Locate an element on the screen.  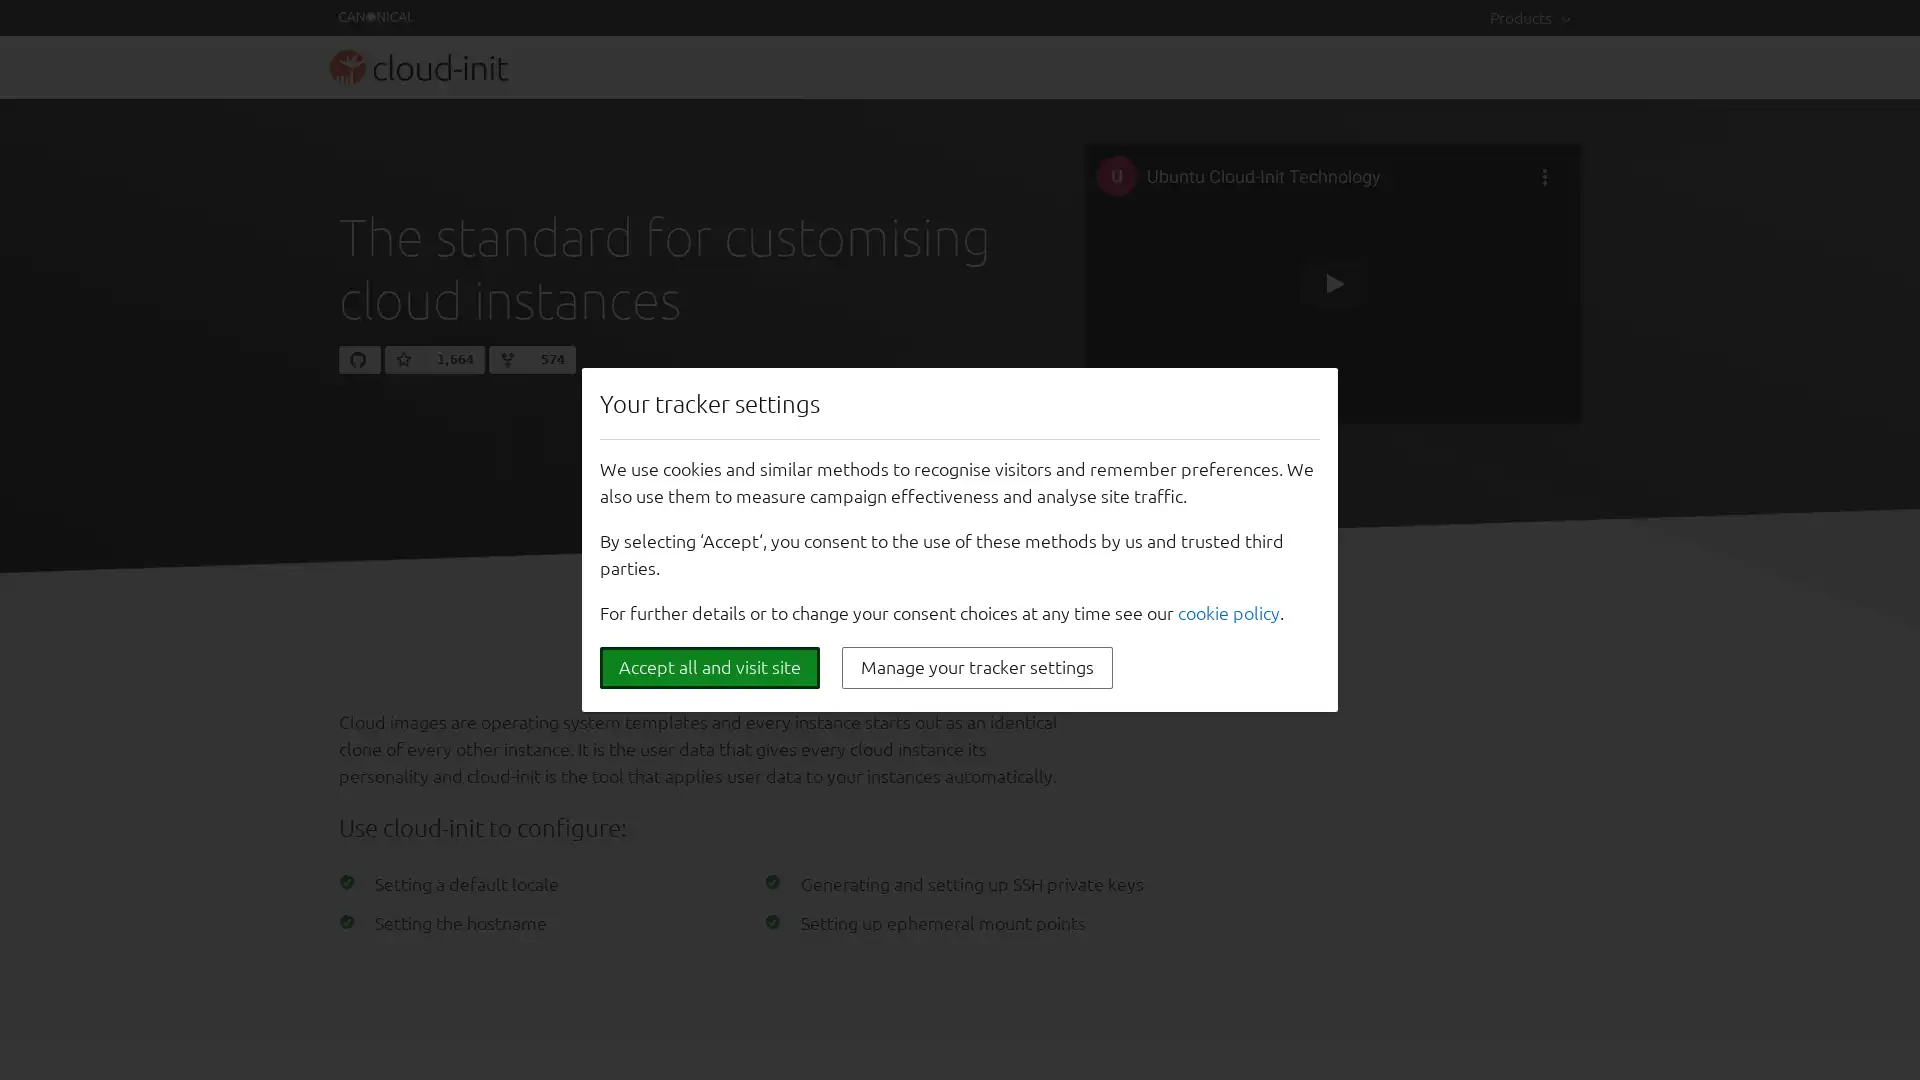
Accept all and visit site is located at coordinates (710, 667).